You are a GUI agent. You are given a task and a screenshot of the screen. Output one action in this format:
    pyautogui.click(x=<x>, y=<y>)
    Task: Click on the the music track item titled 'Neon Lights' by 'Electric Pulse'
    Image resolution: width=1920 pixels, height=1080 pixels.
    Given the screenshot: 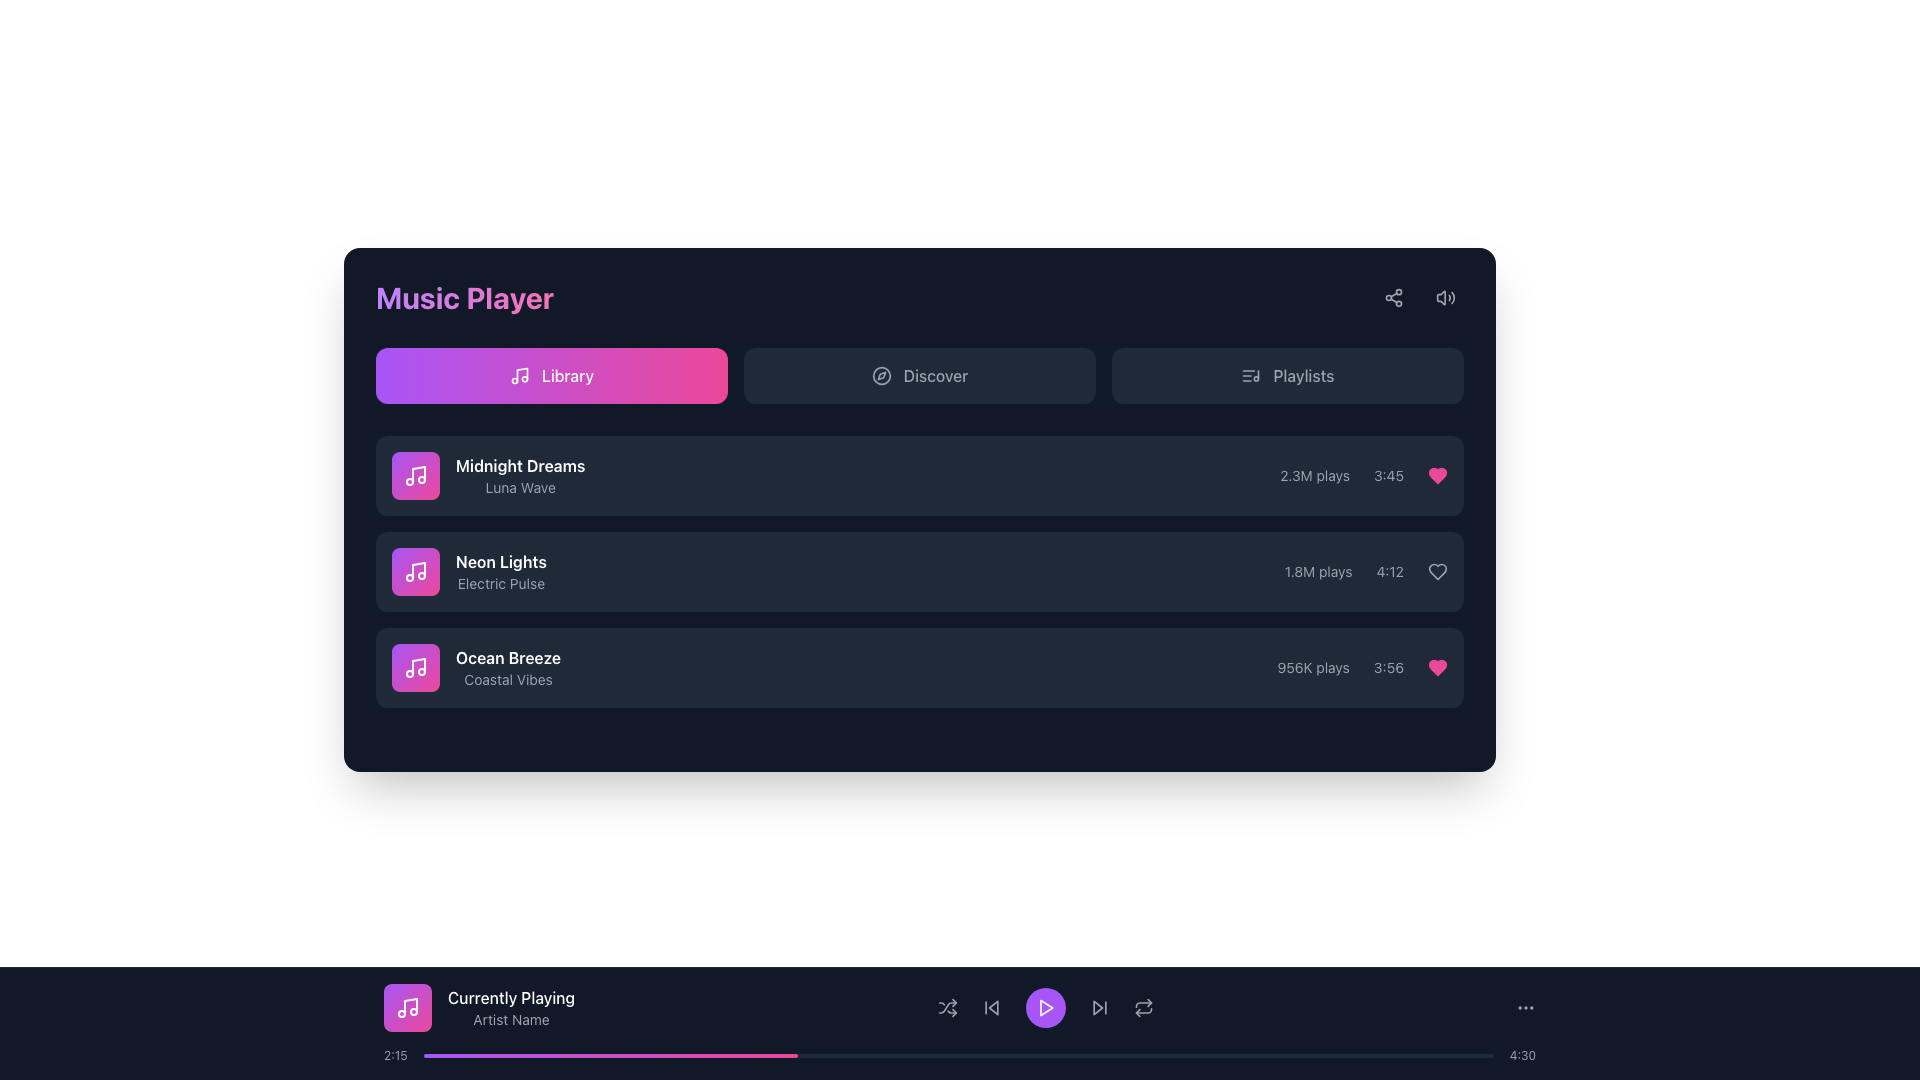 What is the action you would take?
    pyautogui.click(x=919, y=571)
    